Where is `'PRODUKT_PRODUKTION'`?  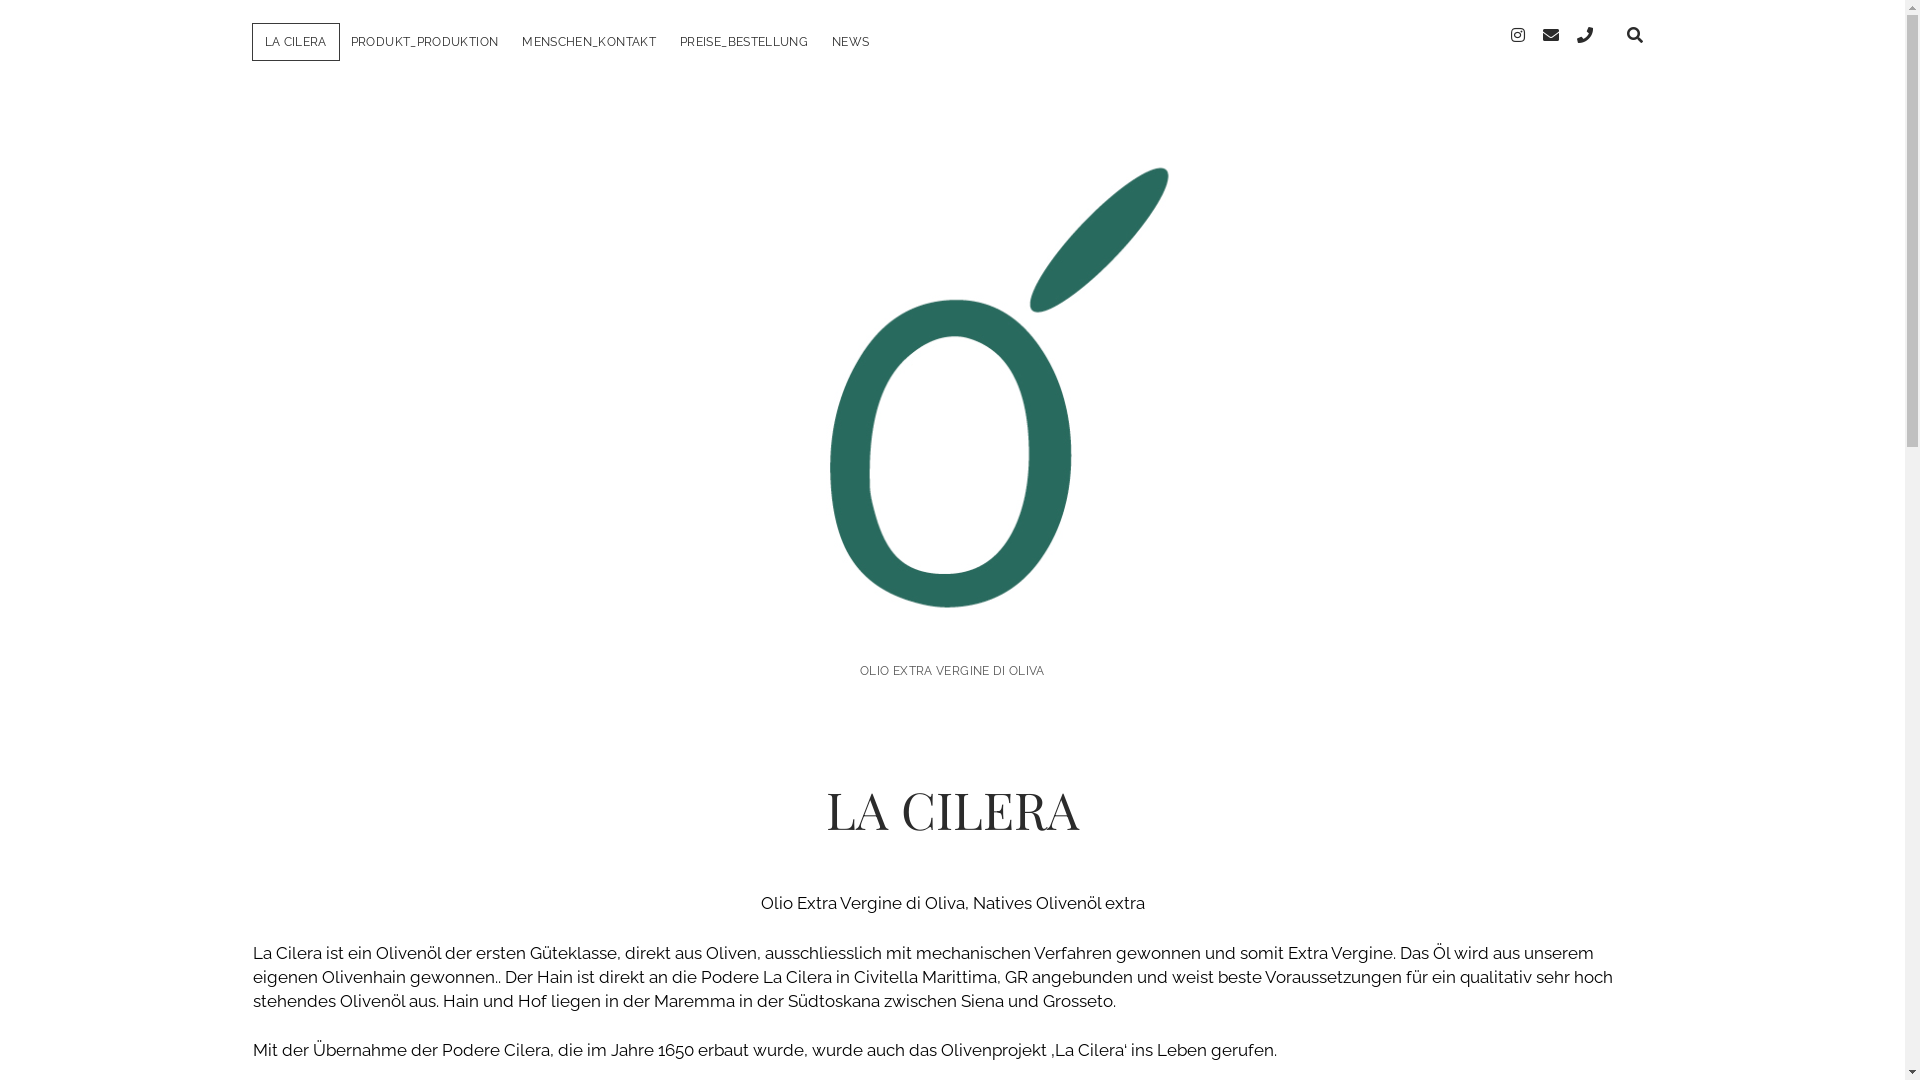
'PRODUKT_PRODUKTION' is located at coordinates (423, 42).